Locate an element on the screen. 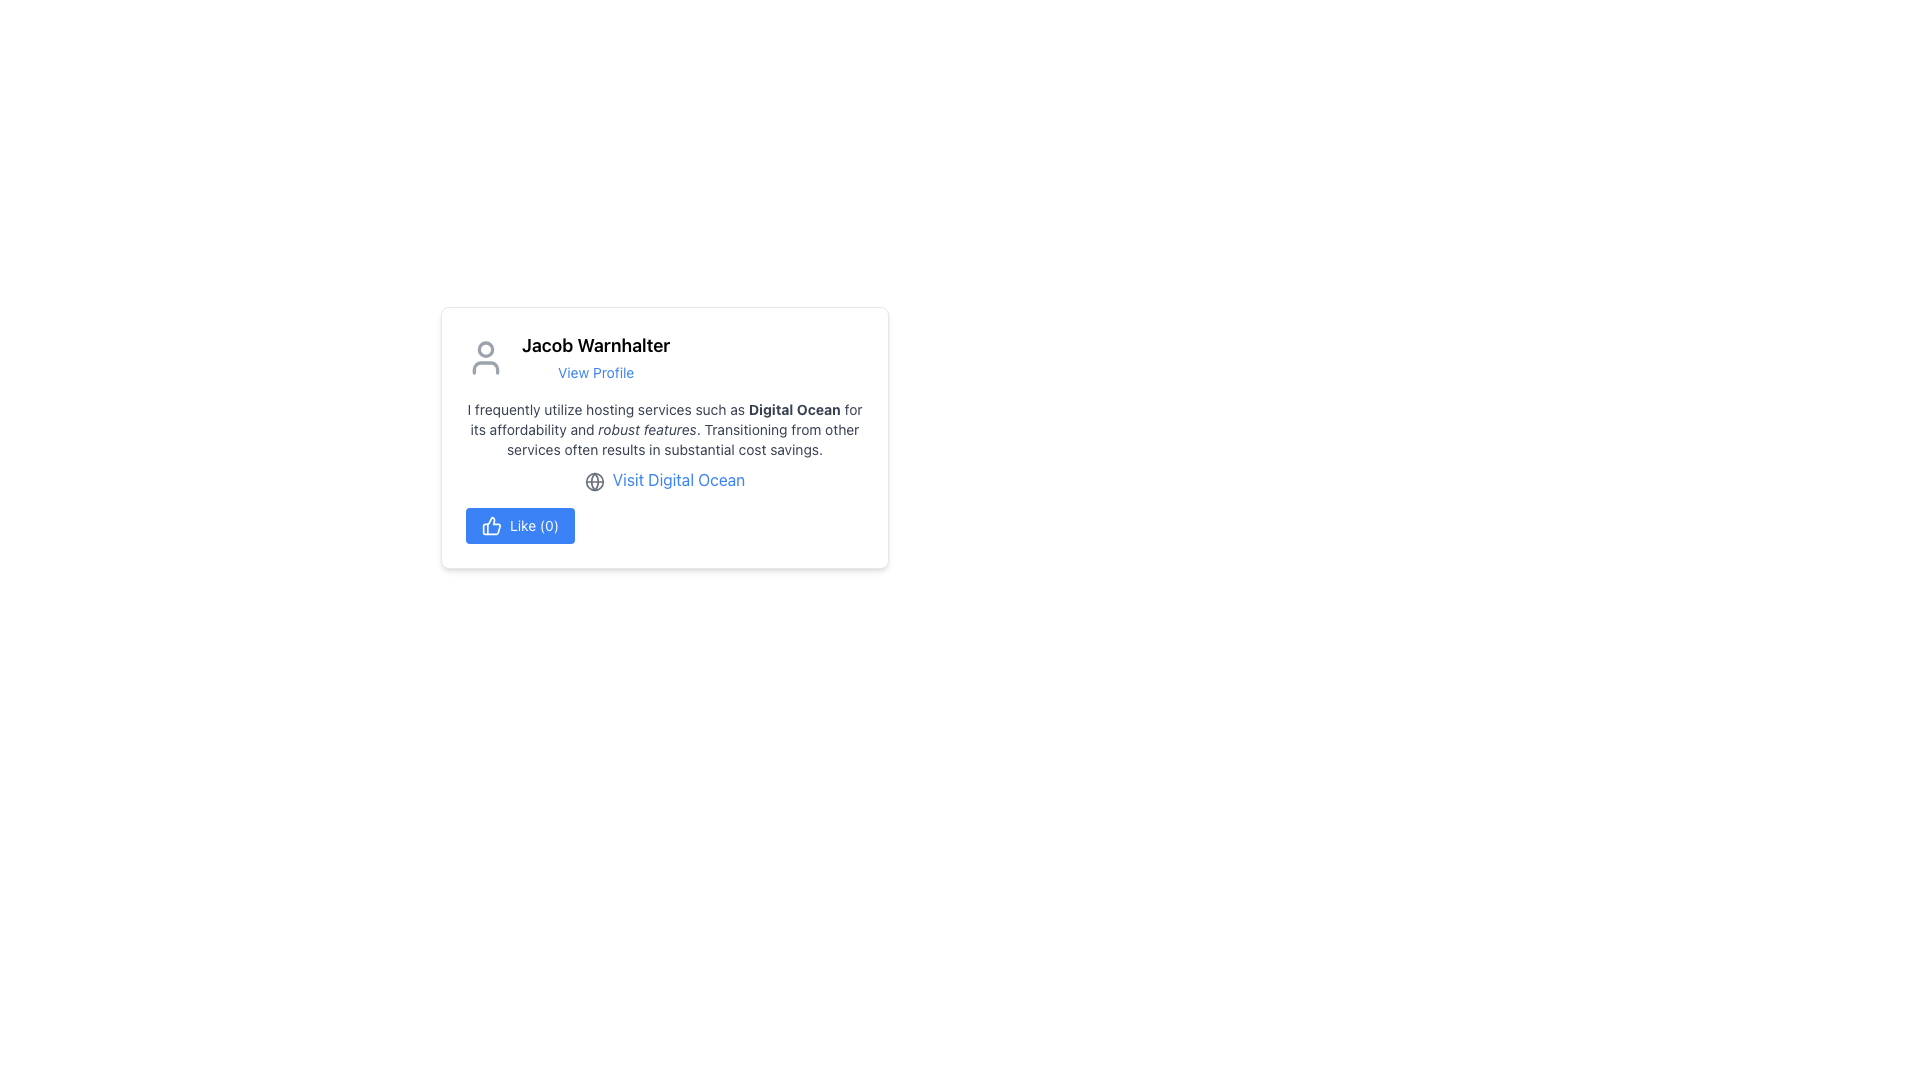 The image size is (1920, 1080). the hyperlink located below the name 'Jacob Warnhalter' is located at coordinates (595, 372).